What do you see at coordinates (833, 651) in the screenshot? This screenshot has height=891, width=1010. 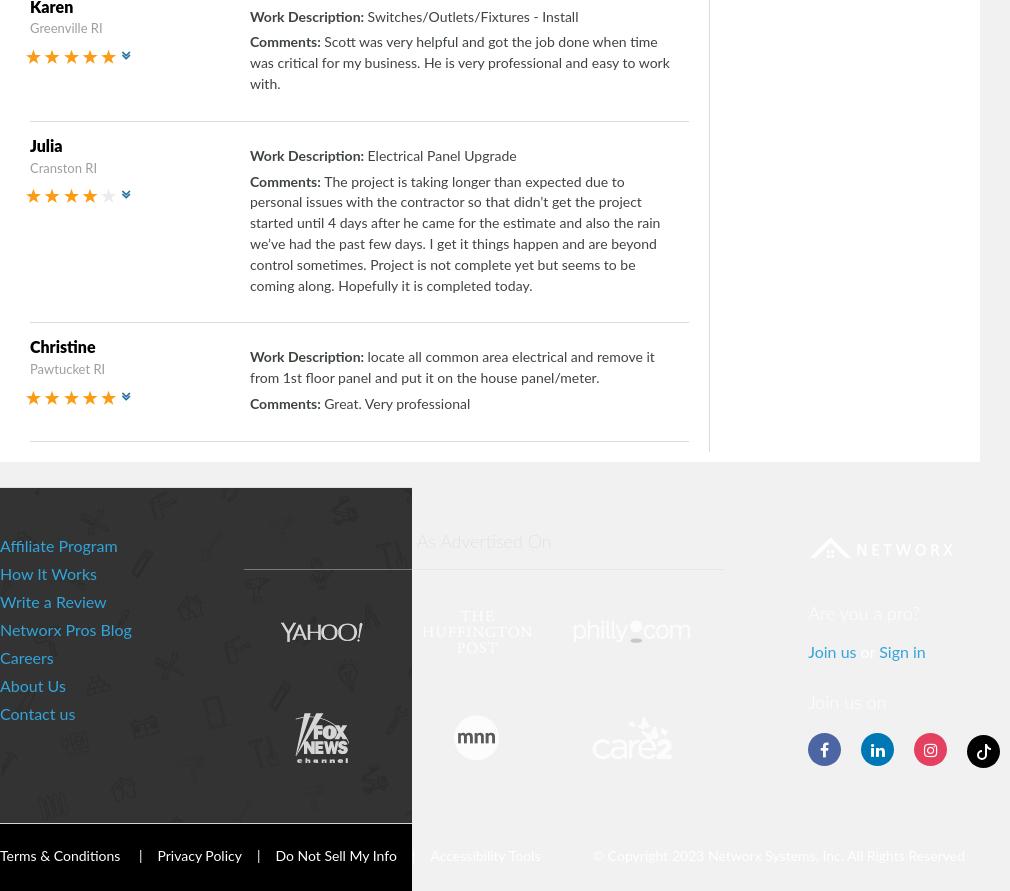 I see `'Join us'` at bounding box center [833, 651].